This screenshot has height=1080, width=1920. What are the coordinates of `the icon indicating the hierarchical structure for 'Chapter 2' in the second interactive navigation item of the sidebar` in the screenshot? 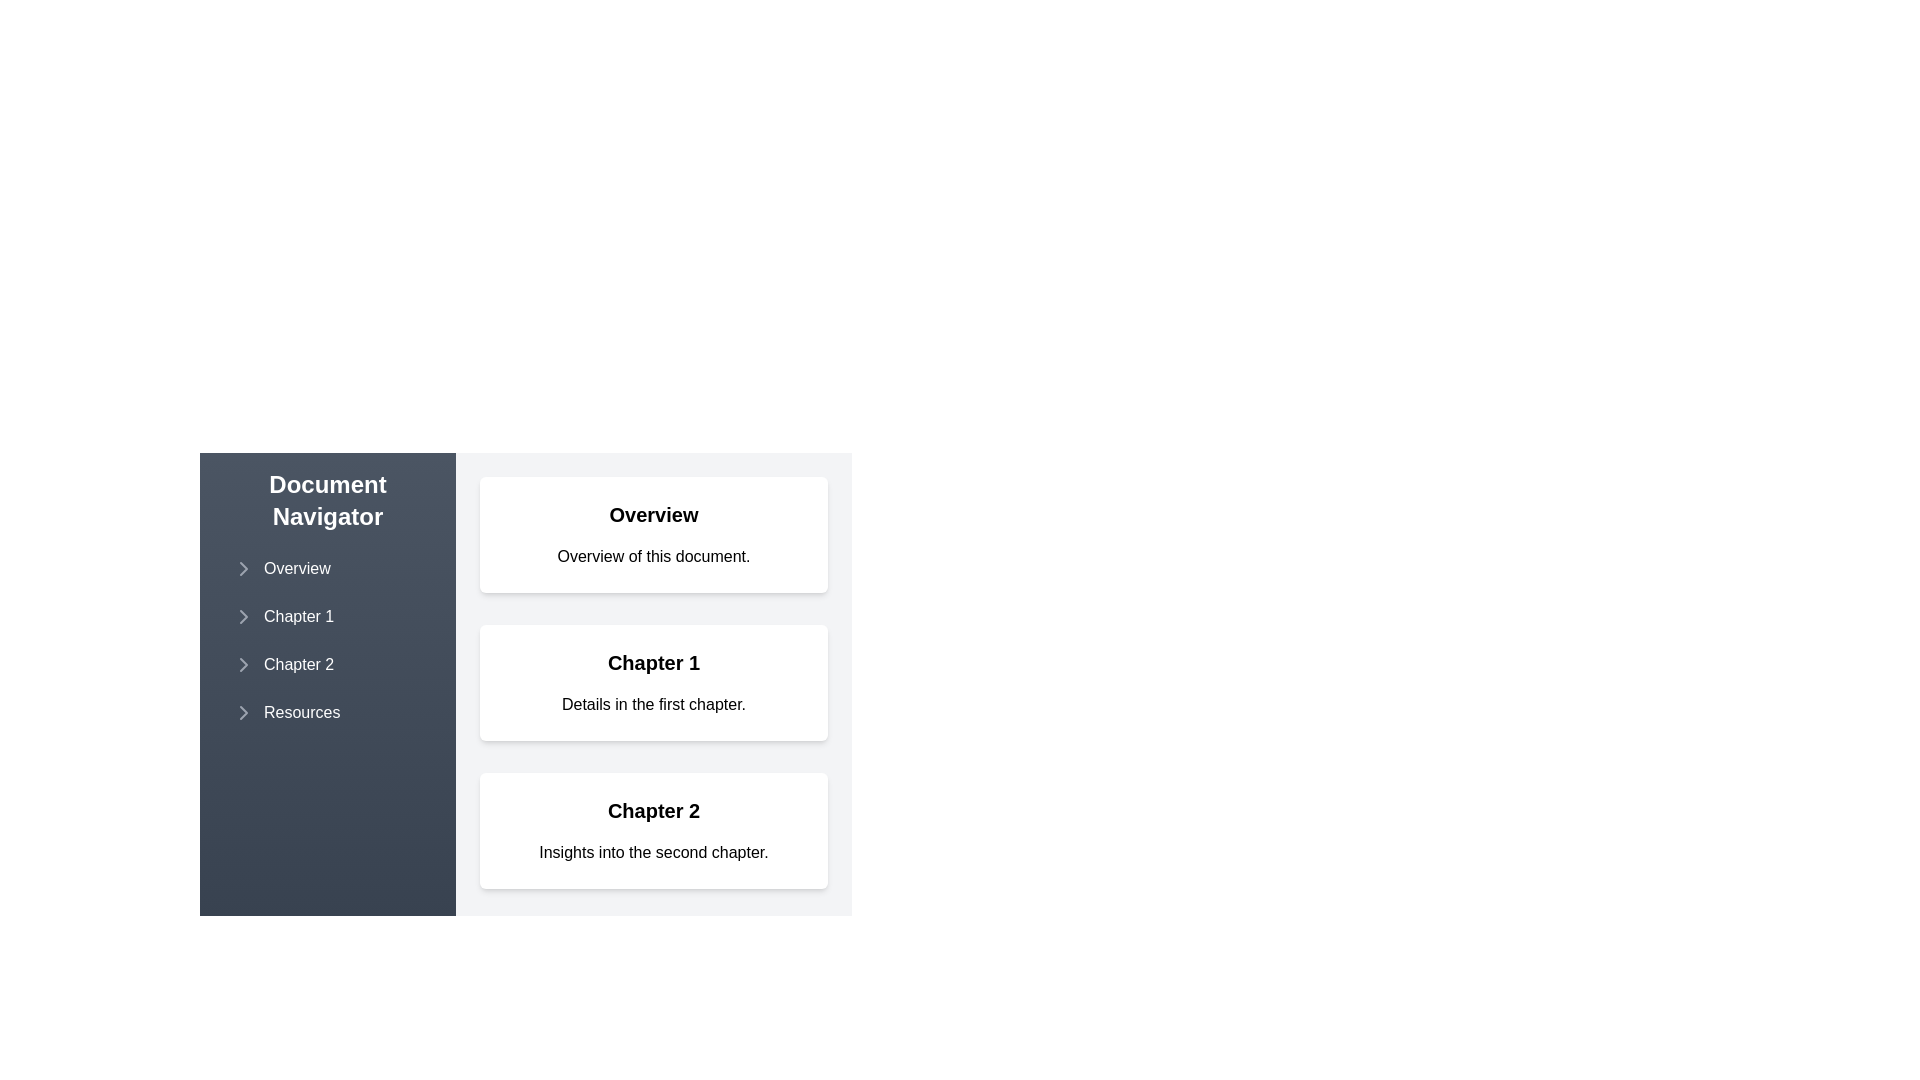 It's located at (243, 664).